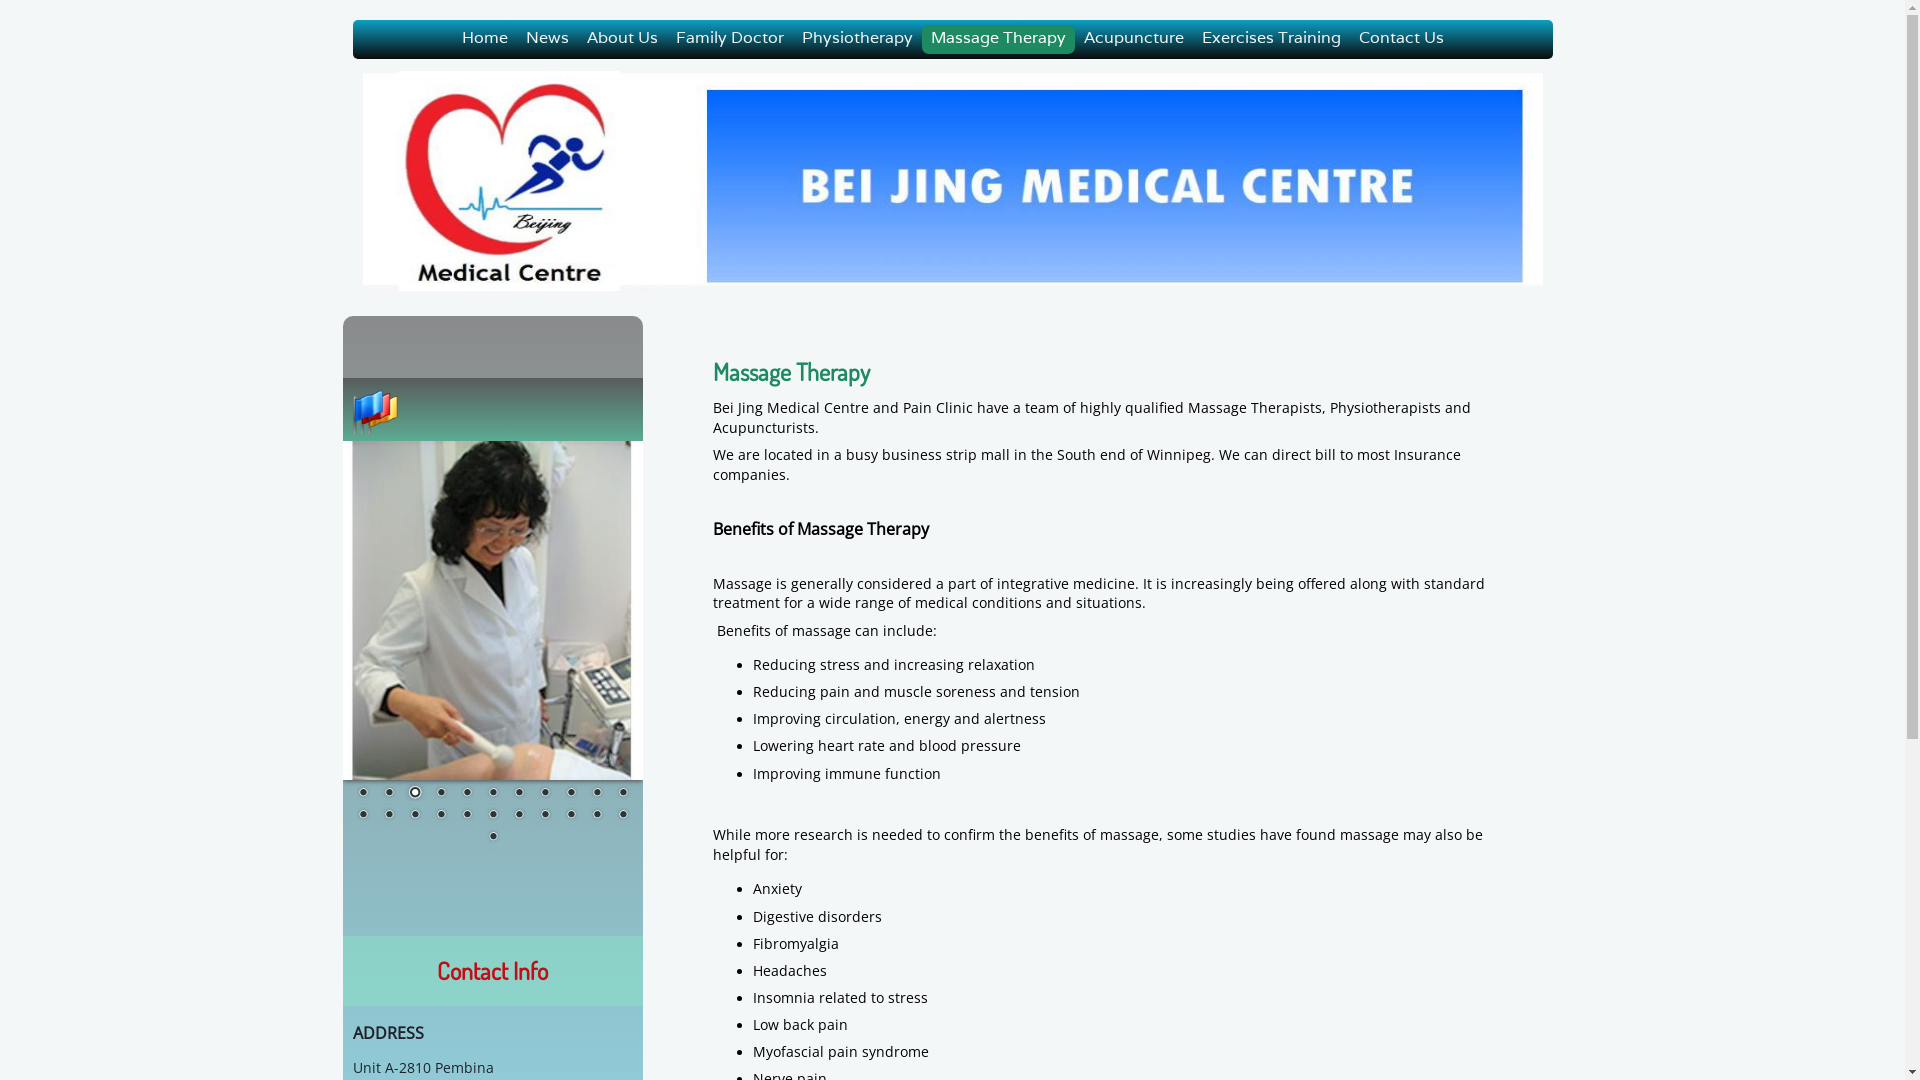 This screenshot has height=1080, width=1920. I want to click on '21', so click(595, 816).